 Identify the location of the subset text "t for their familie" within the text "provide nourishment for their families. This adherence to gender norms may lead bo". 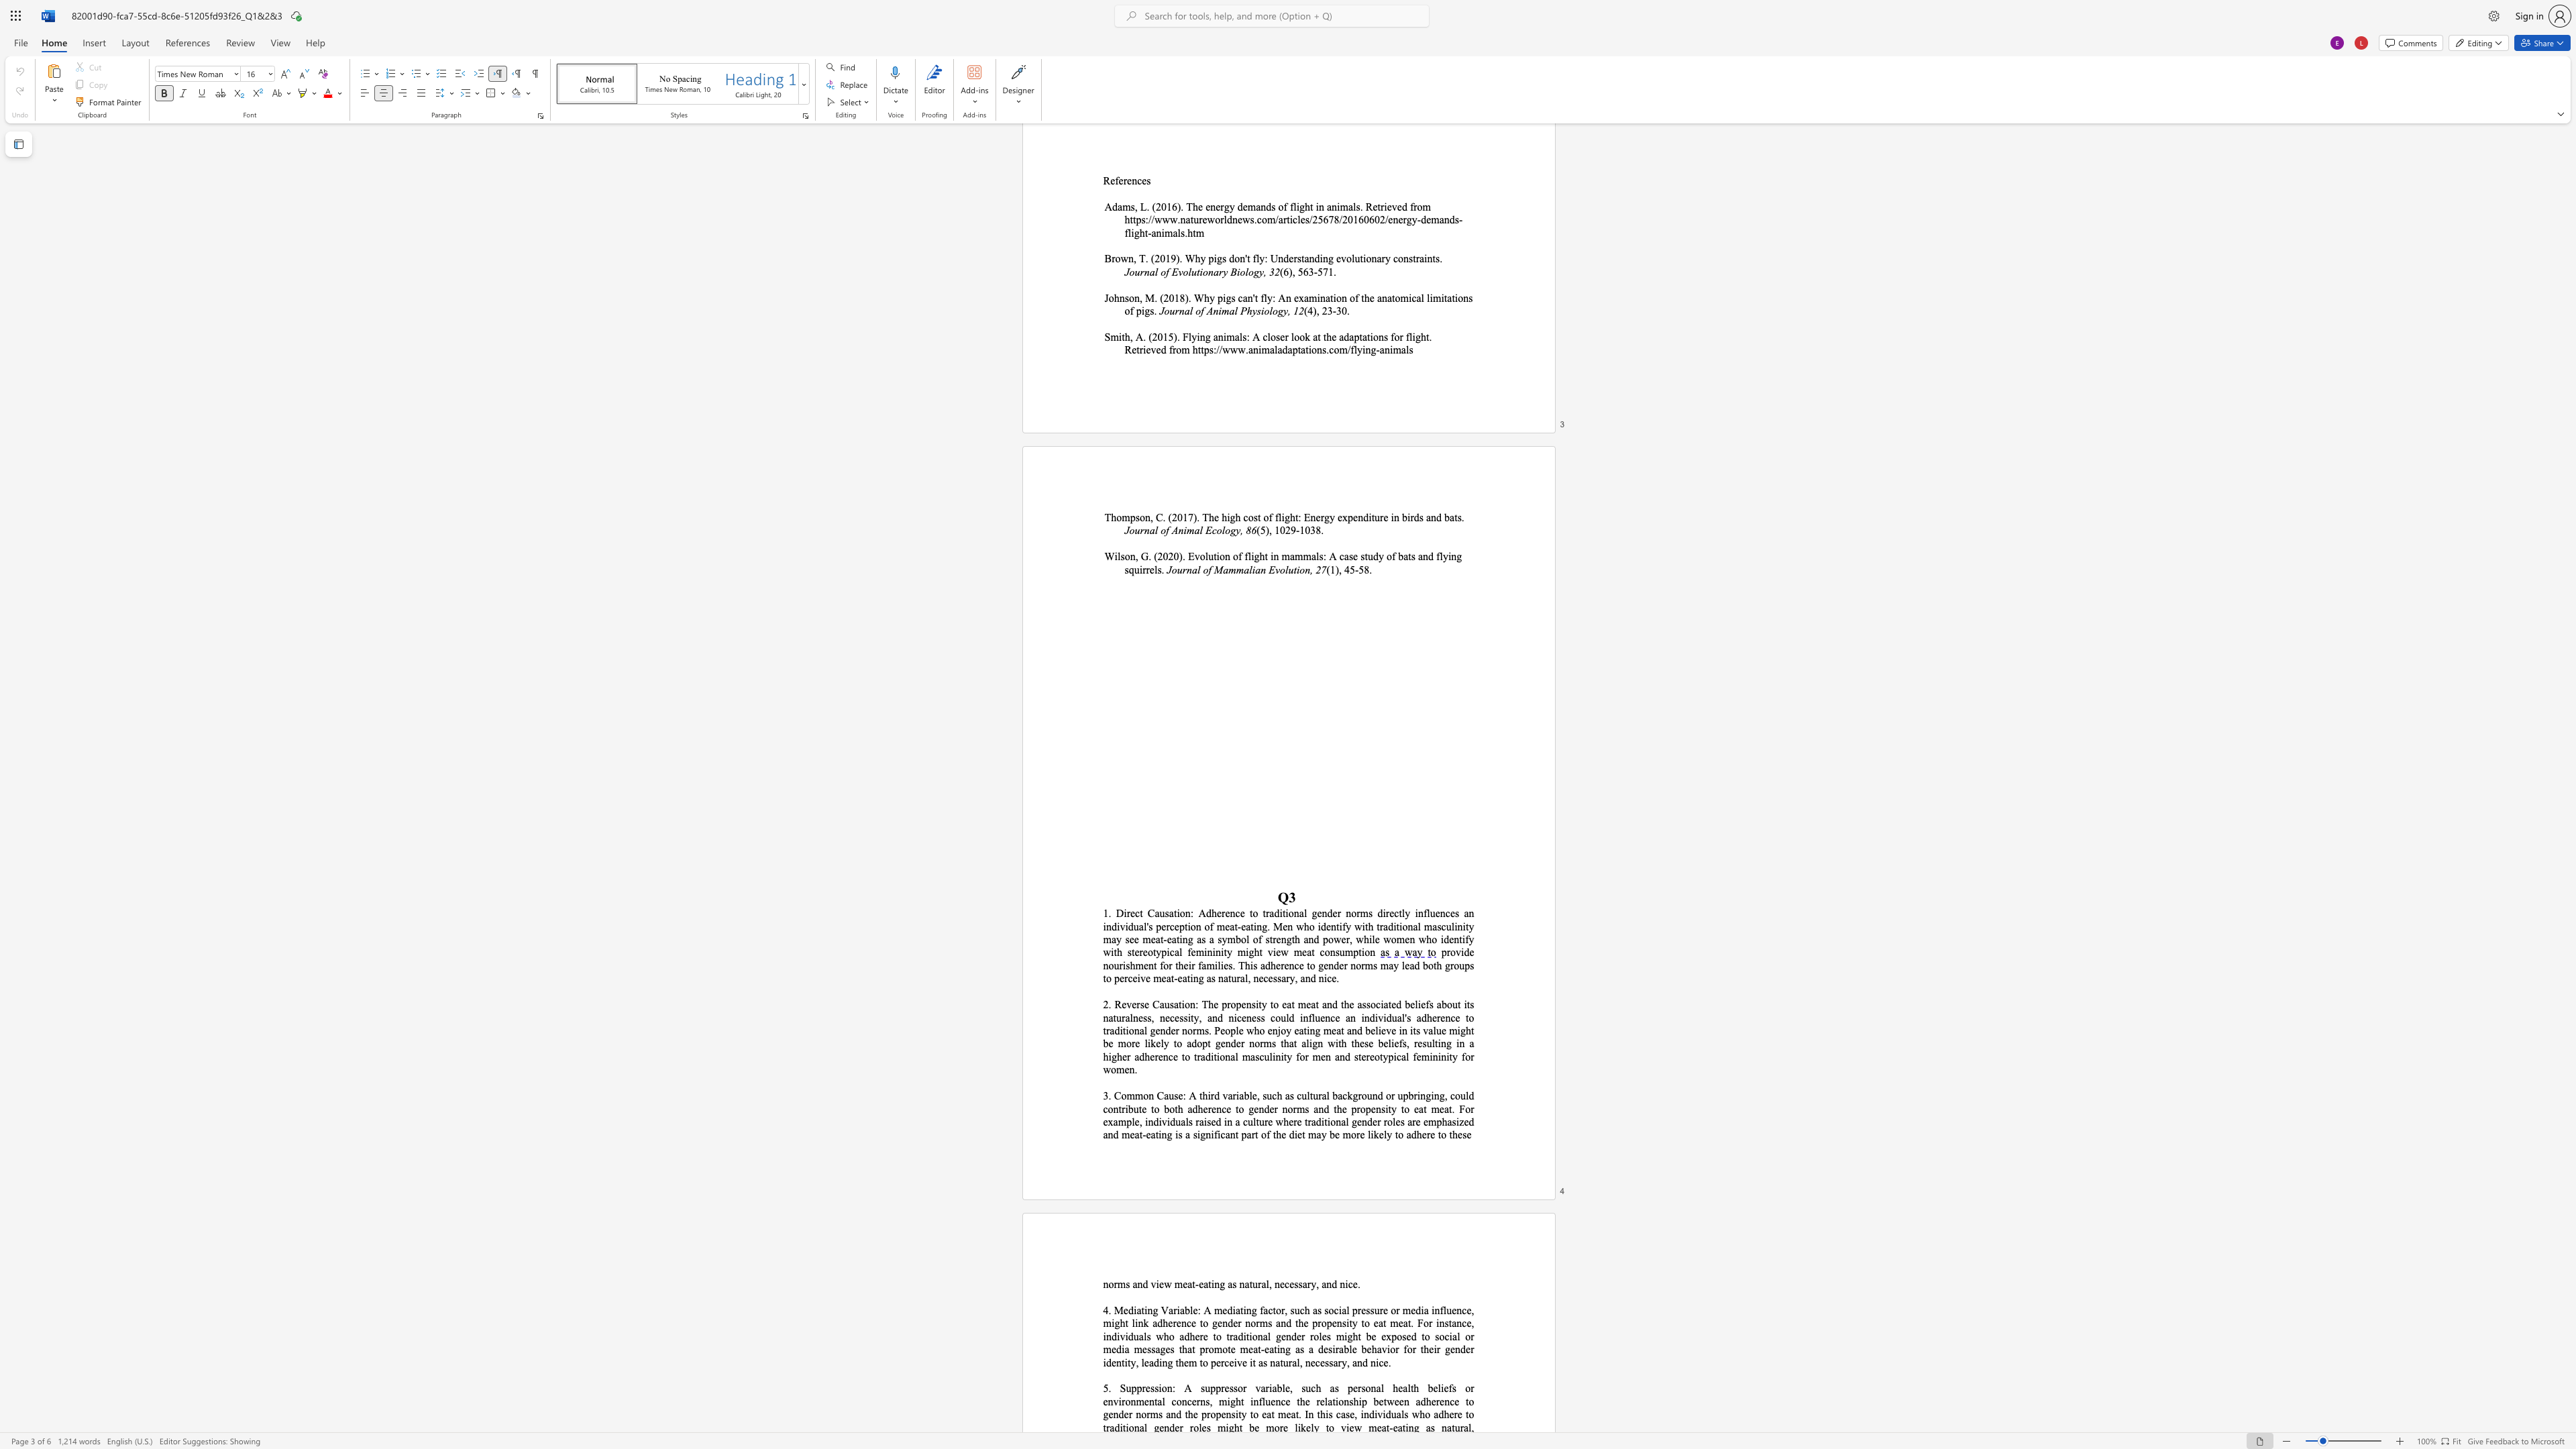
(1152, 964).